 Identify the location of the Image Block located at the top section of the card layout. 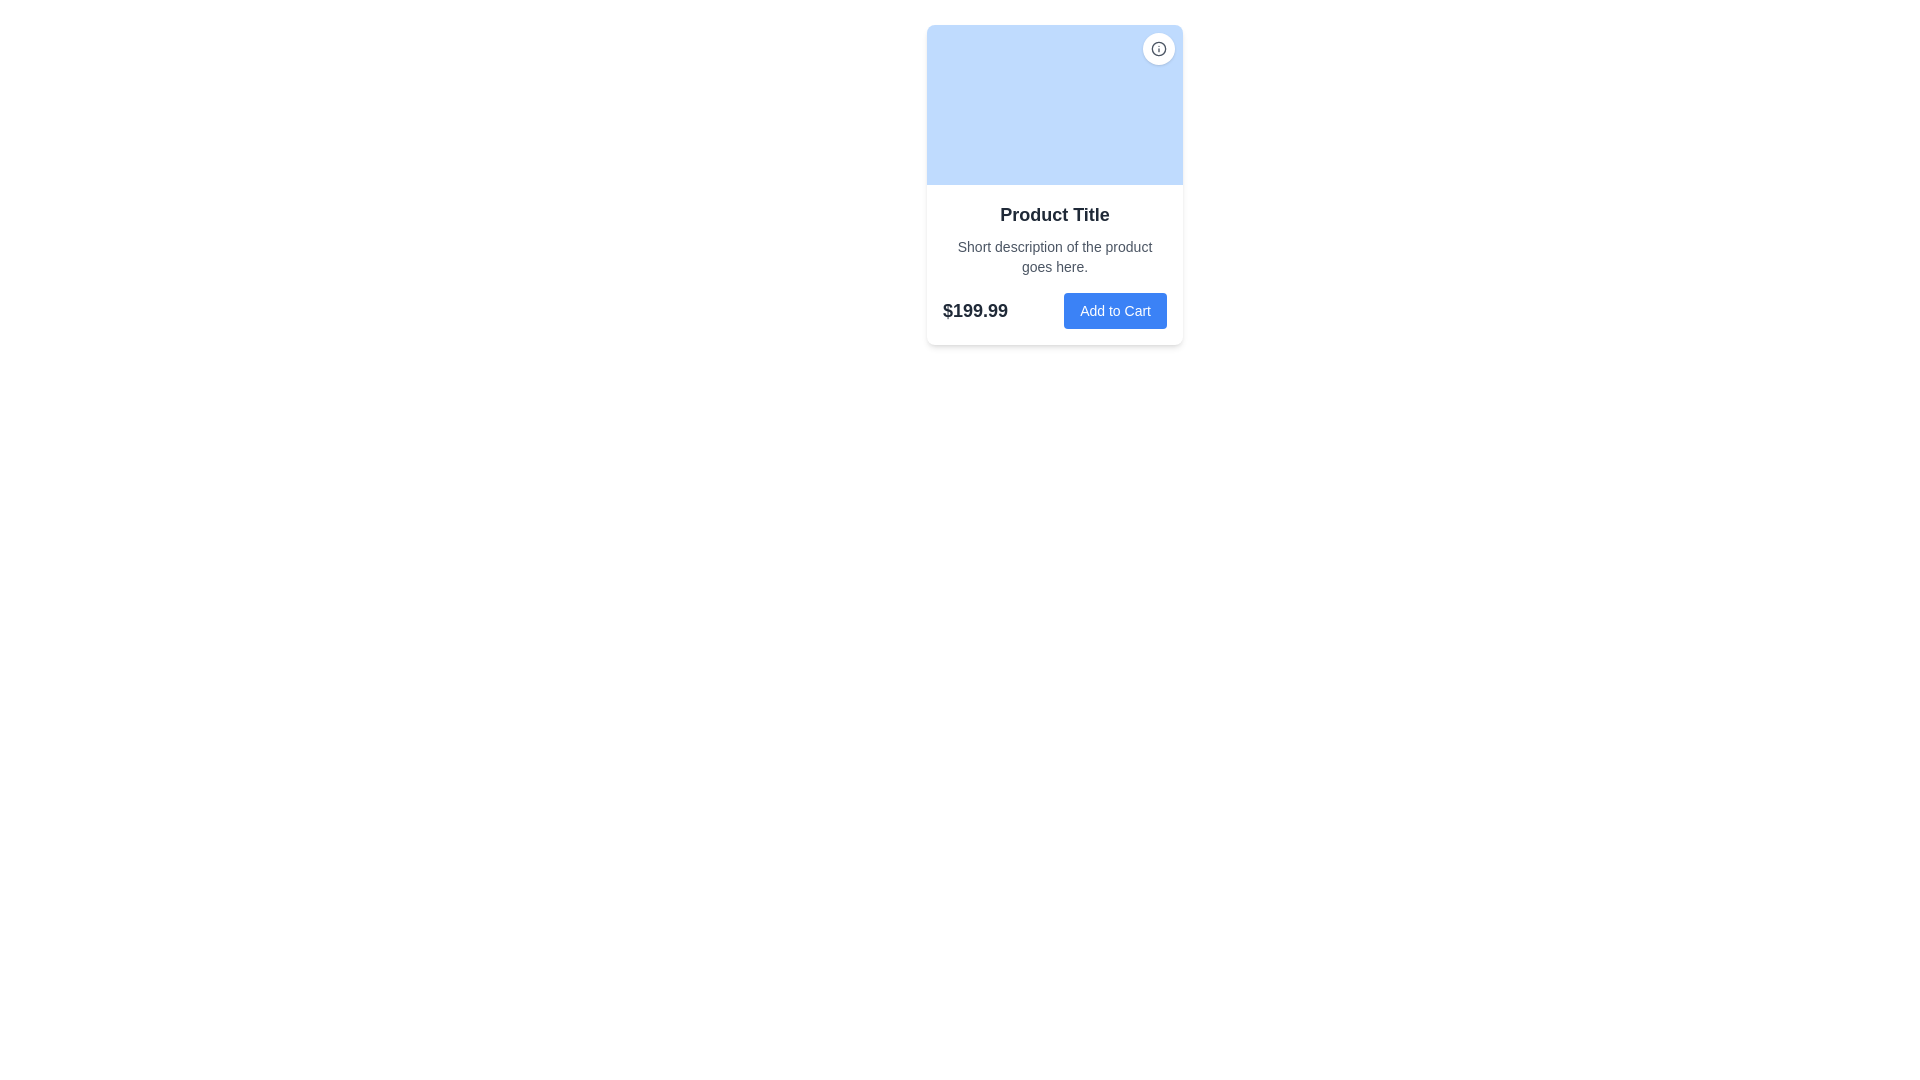
(1054, 104).